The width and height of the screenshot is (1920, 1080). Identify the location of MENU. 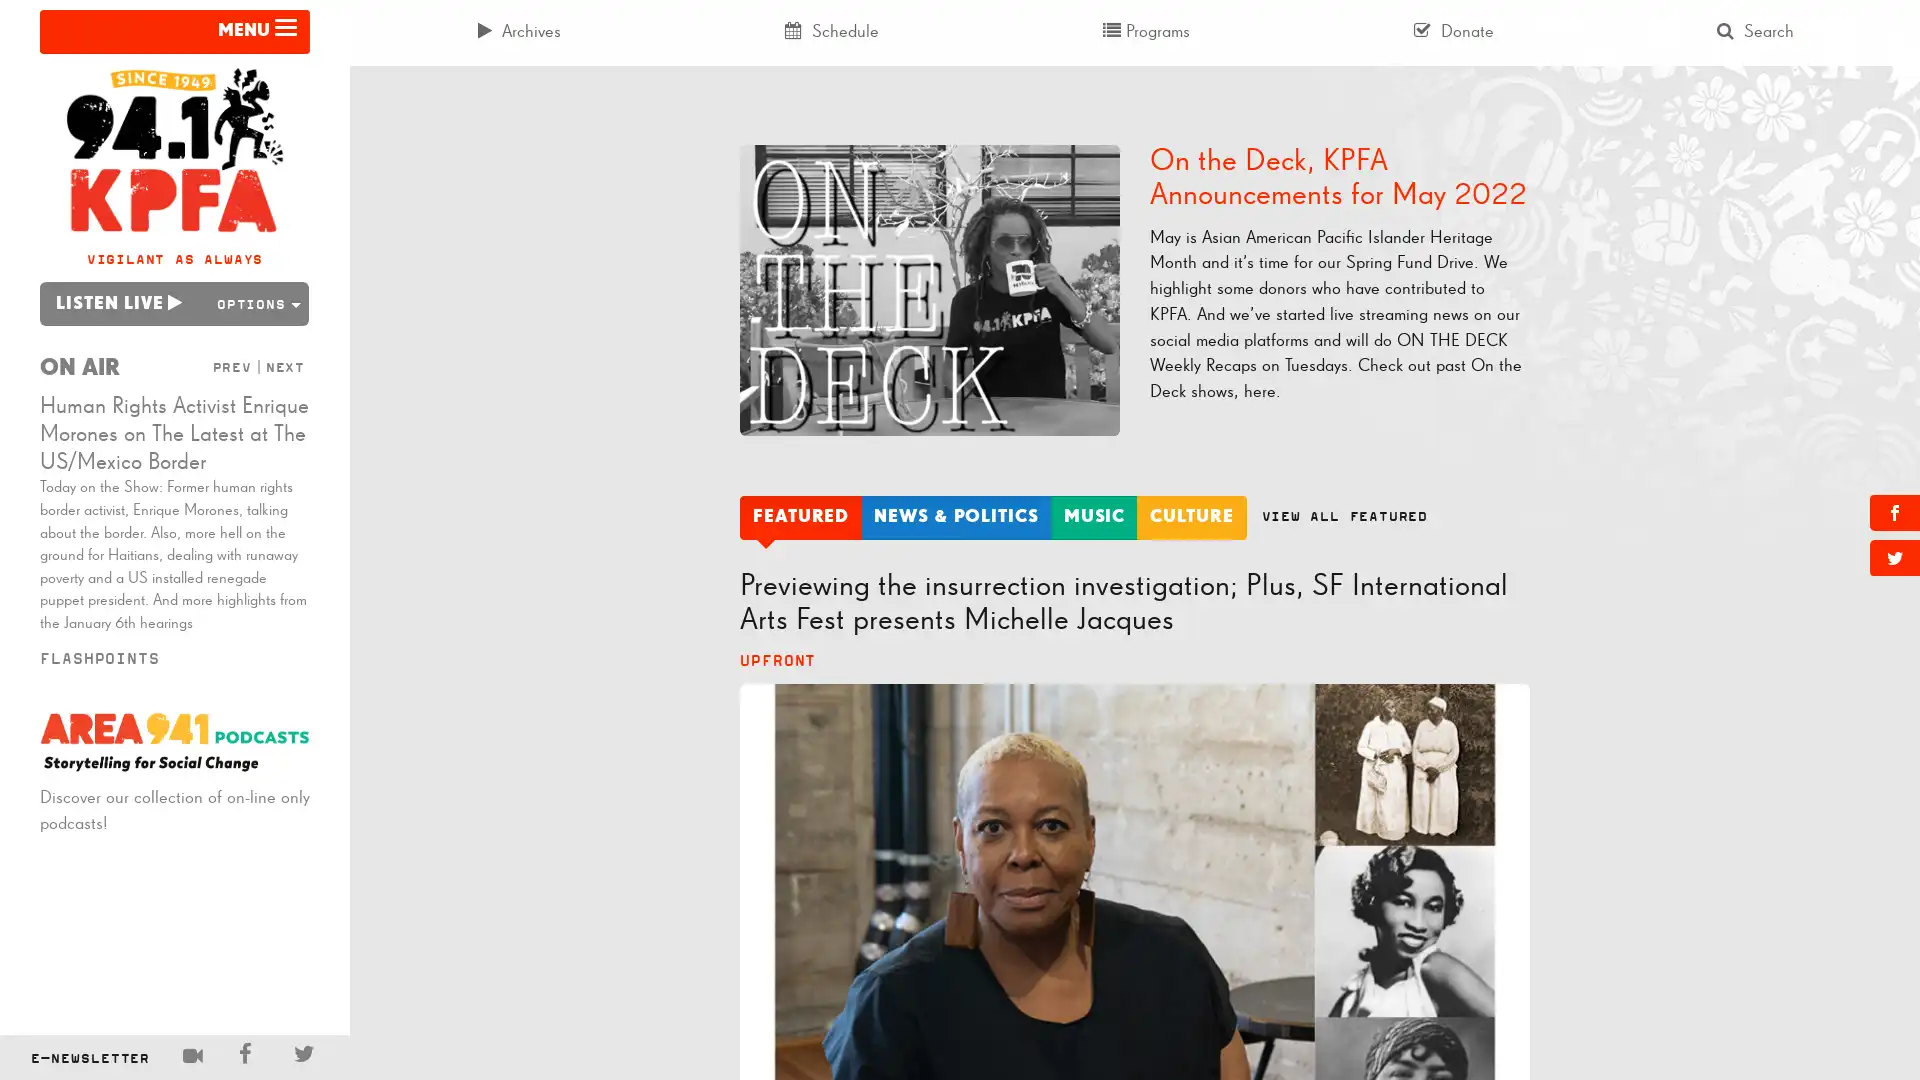
(174, 31).